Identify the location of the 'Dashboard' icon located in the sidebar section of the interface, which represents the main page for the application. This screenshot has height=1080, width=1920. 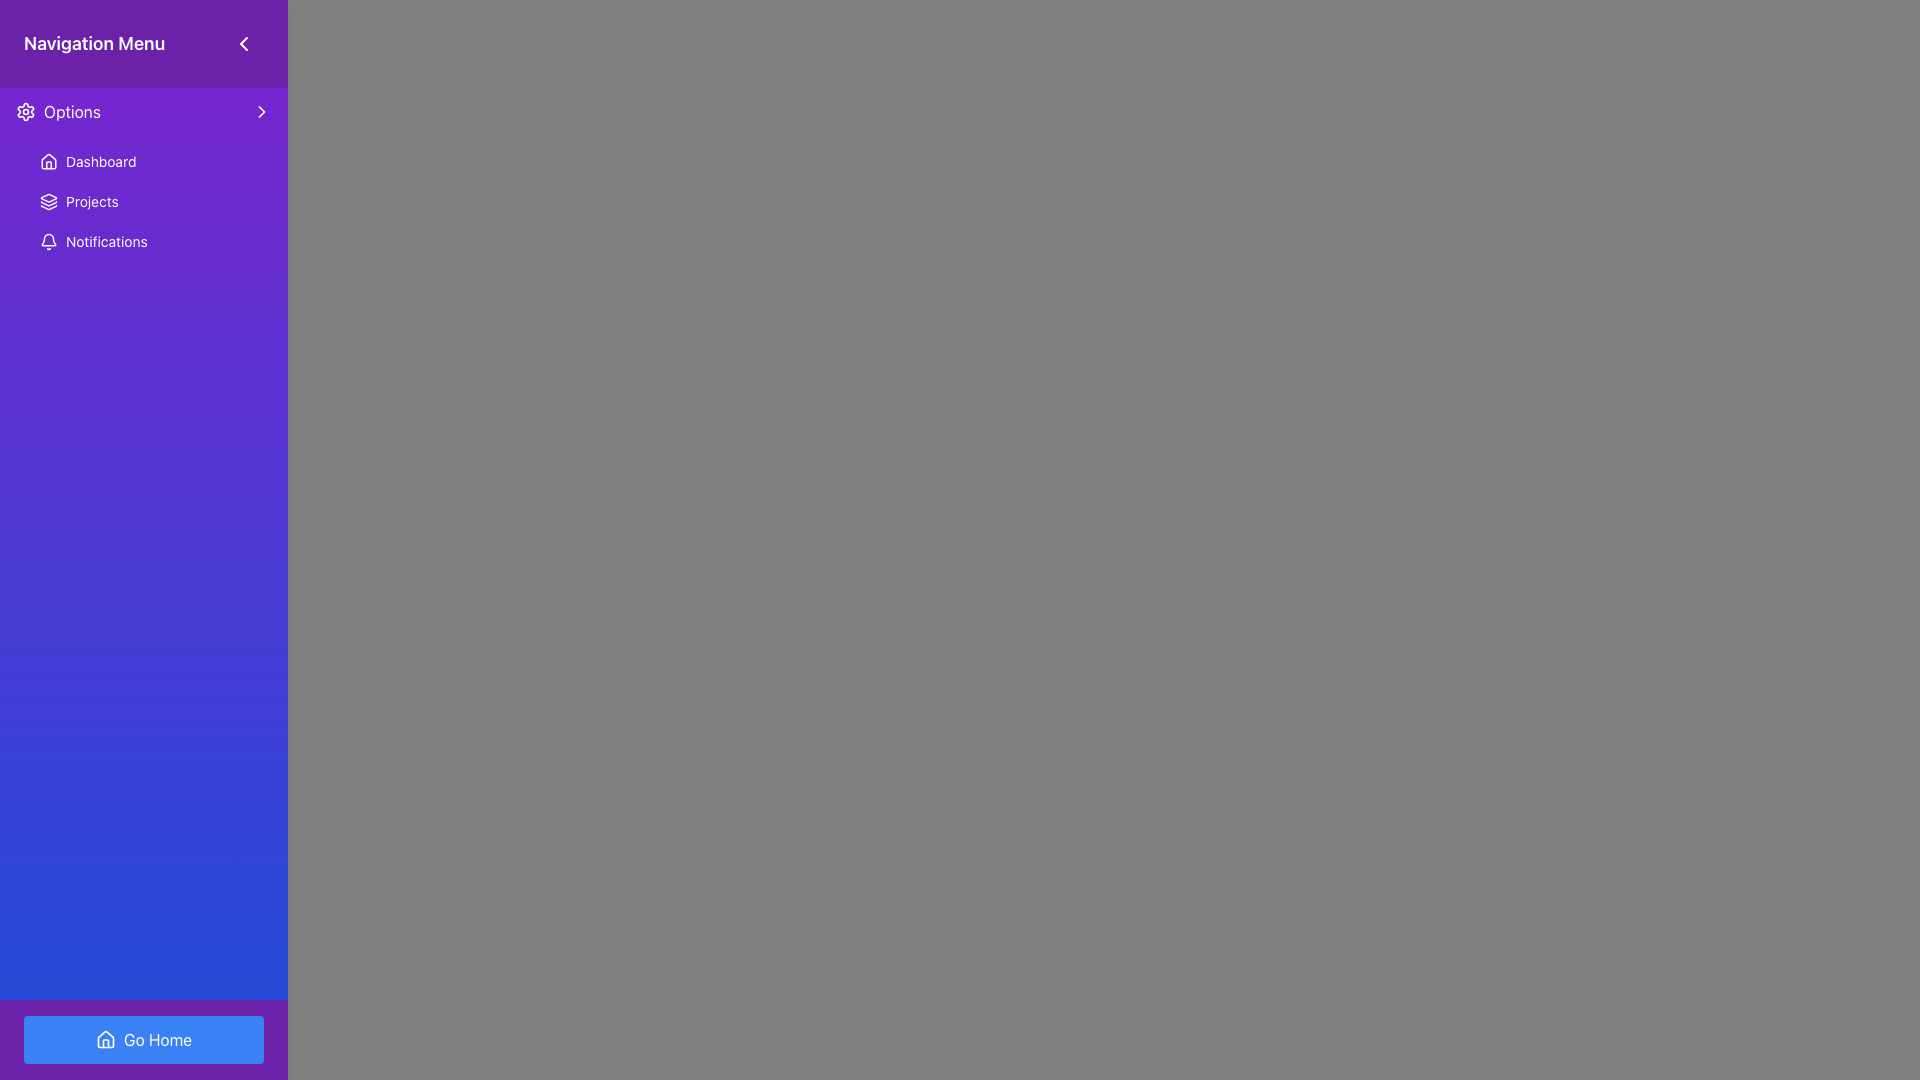
(48, 161).